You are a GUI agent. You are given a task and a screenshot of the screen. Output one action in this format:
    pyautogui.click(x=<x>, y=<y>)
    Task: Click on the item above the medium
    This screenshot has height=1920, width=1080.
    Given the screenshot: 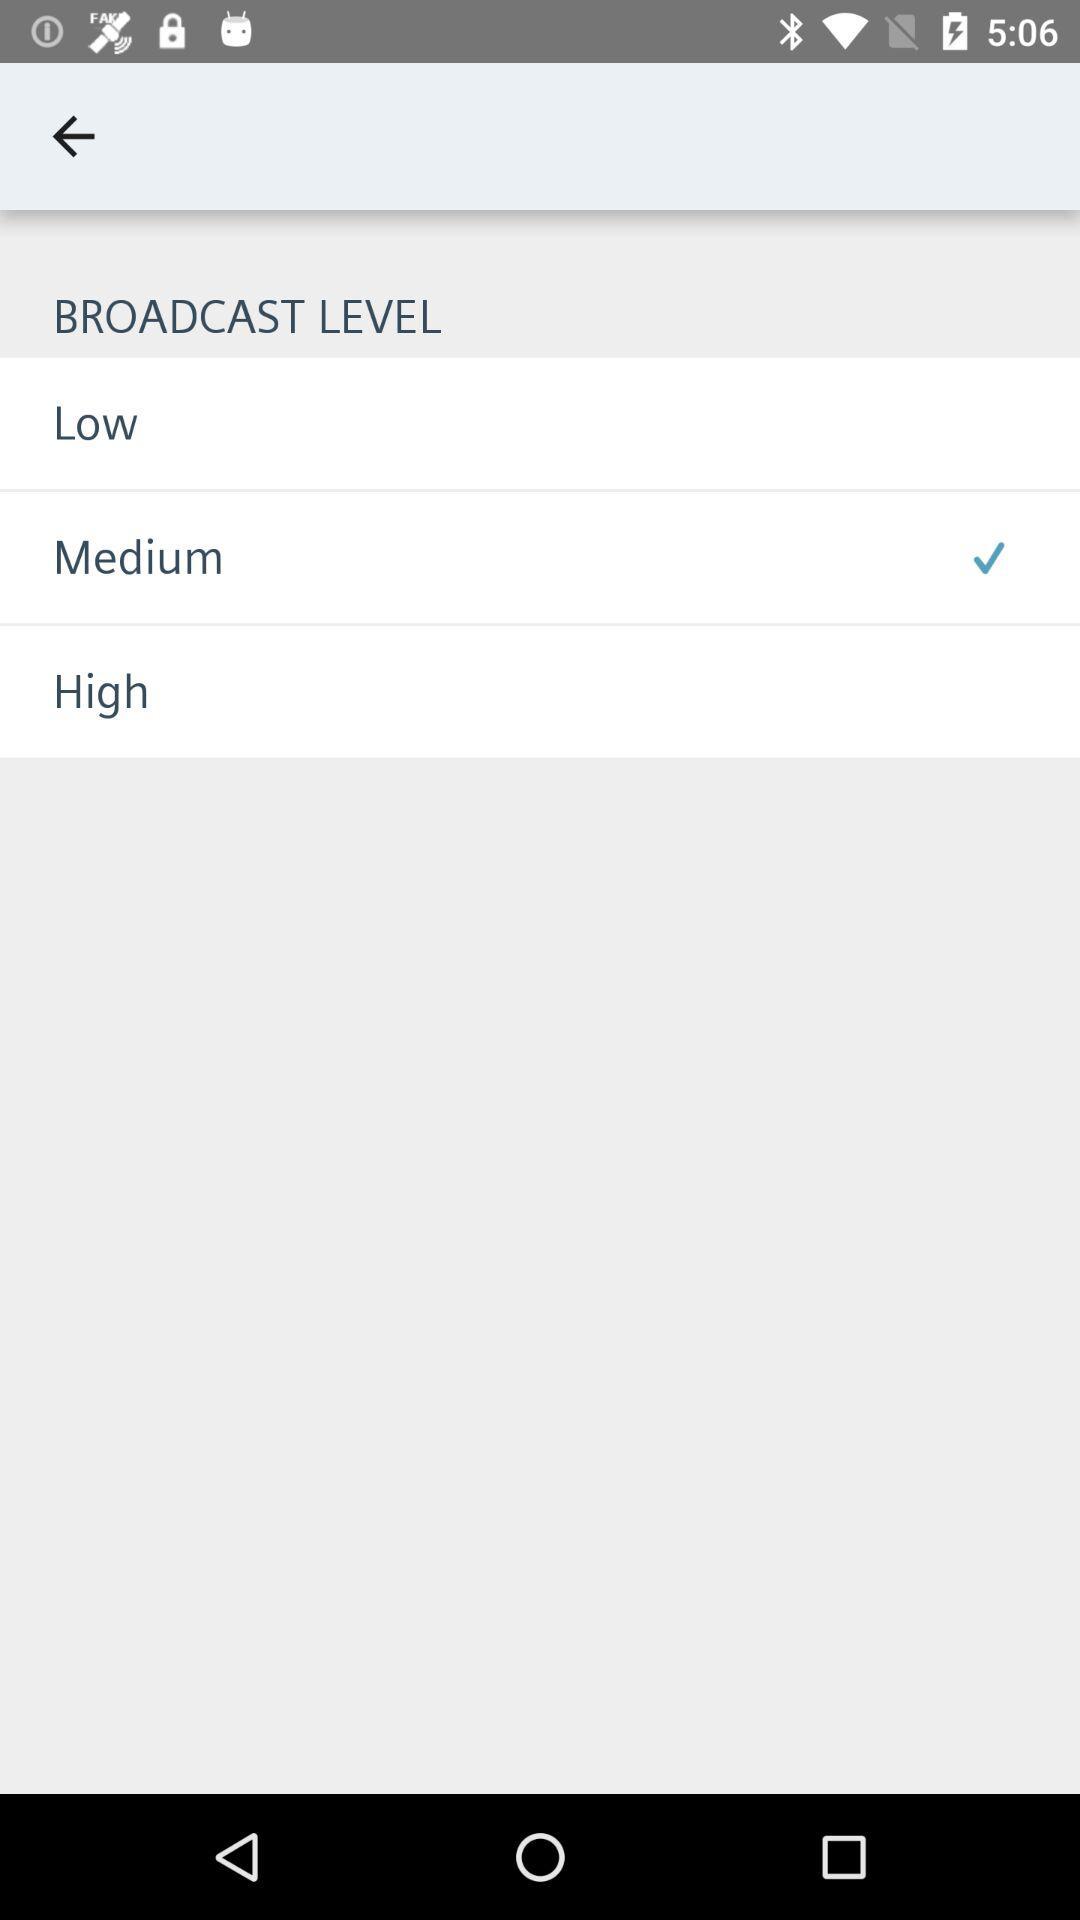 What is the action you would take?
    pyautogui.click(x=68, y=422)
    